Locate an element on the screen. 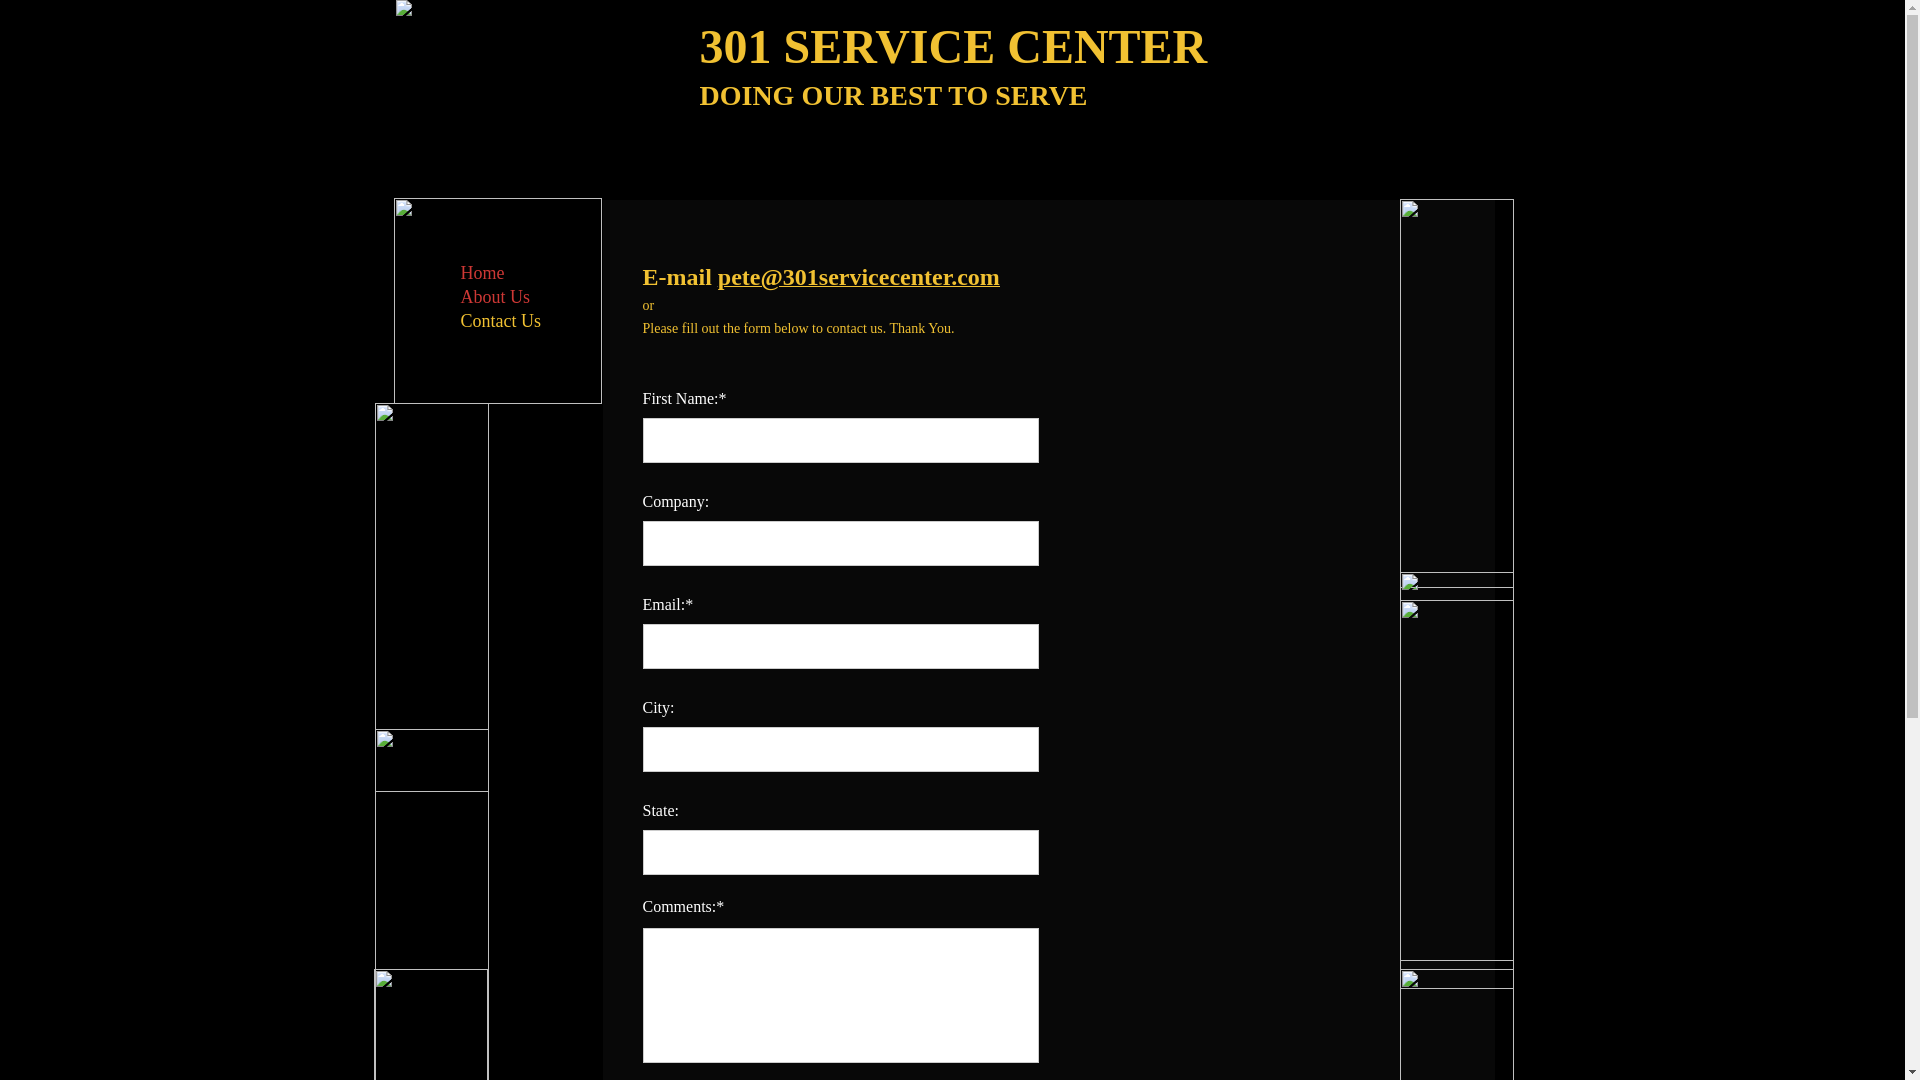 This screenshot has width=1920, height=1080. 'original.jpg' is located at coordinates (1457, 393).